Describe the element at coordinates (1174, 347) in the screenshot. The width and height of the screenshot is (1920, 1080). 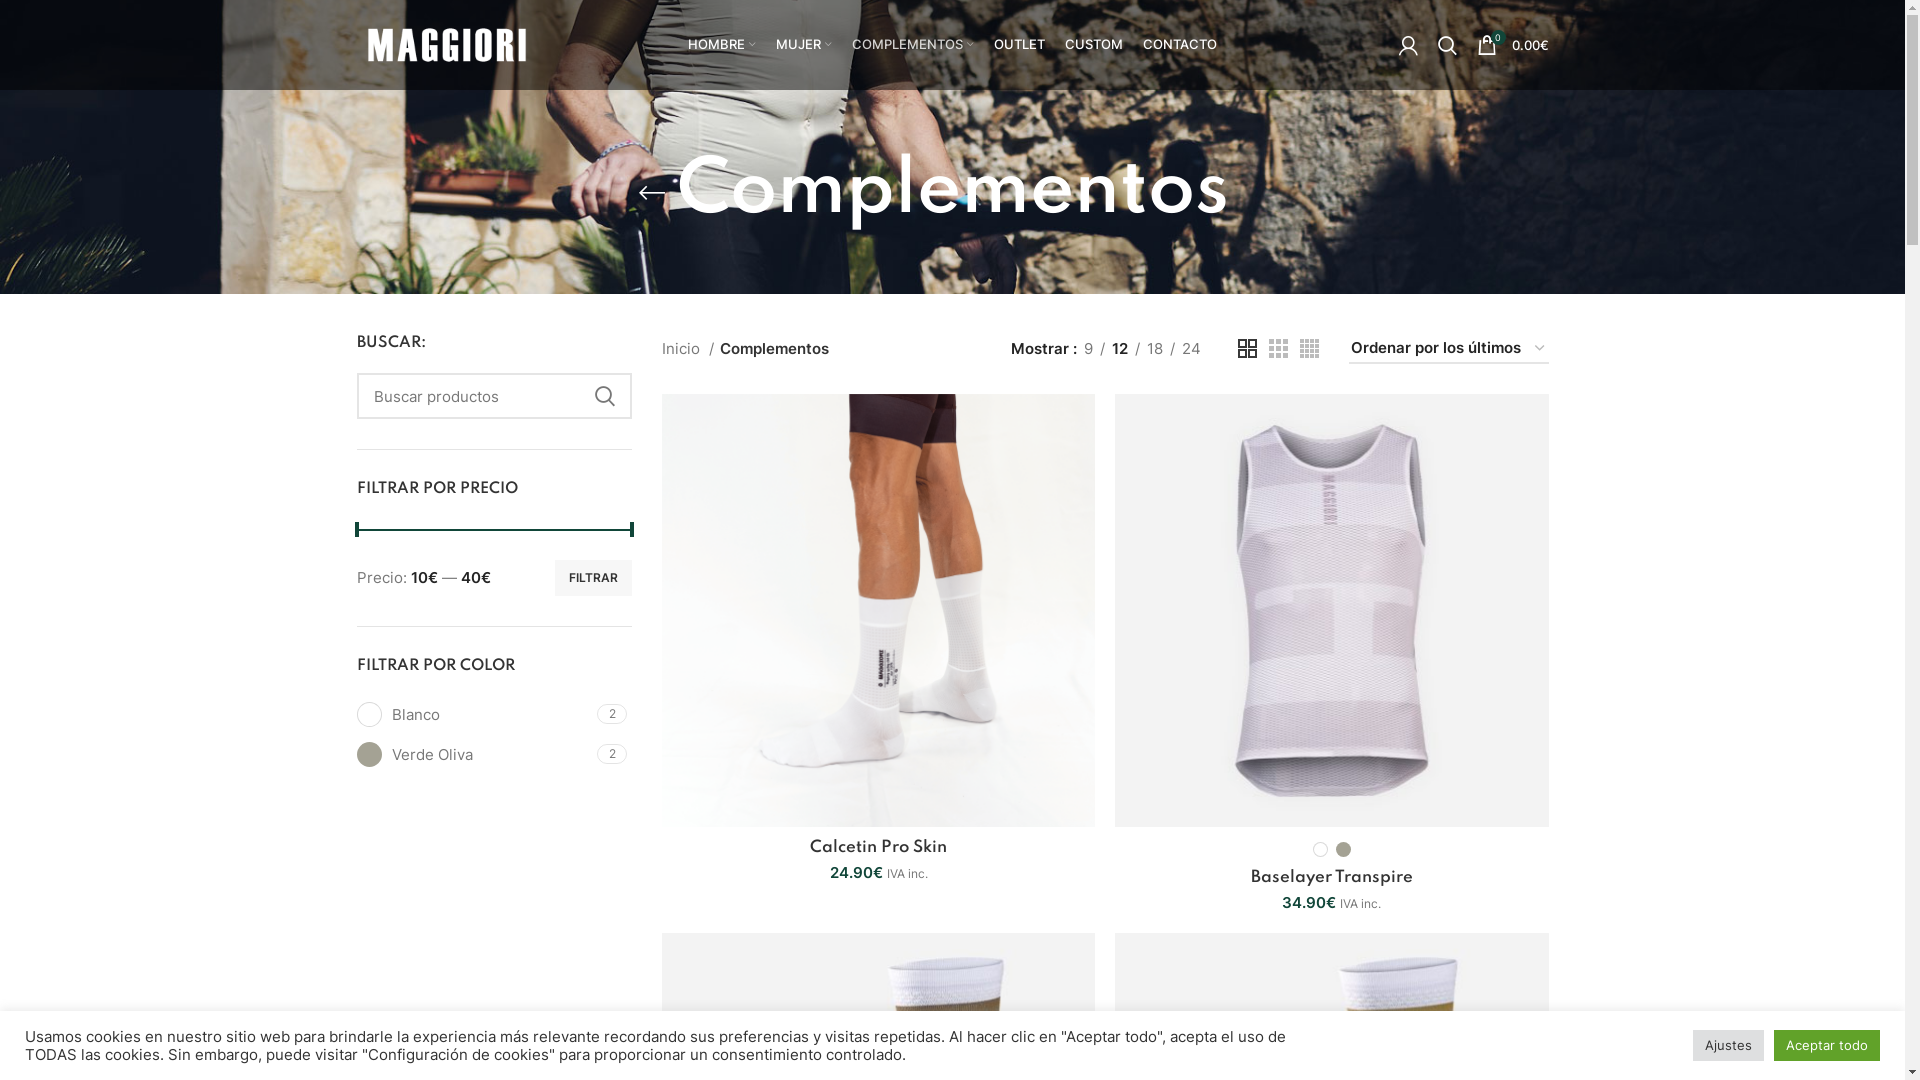
I see `'24'` at that location.